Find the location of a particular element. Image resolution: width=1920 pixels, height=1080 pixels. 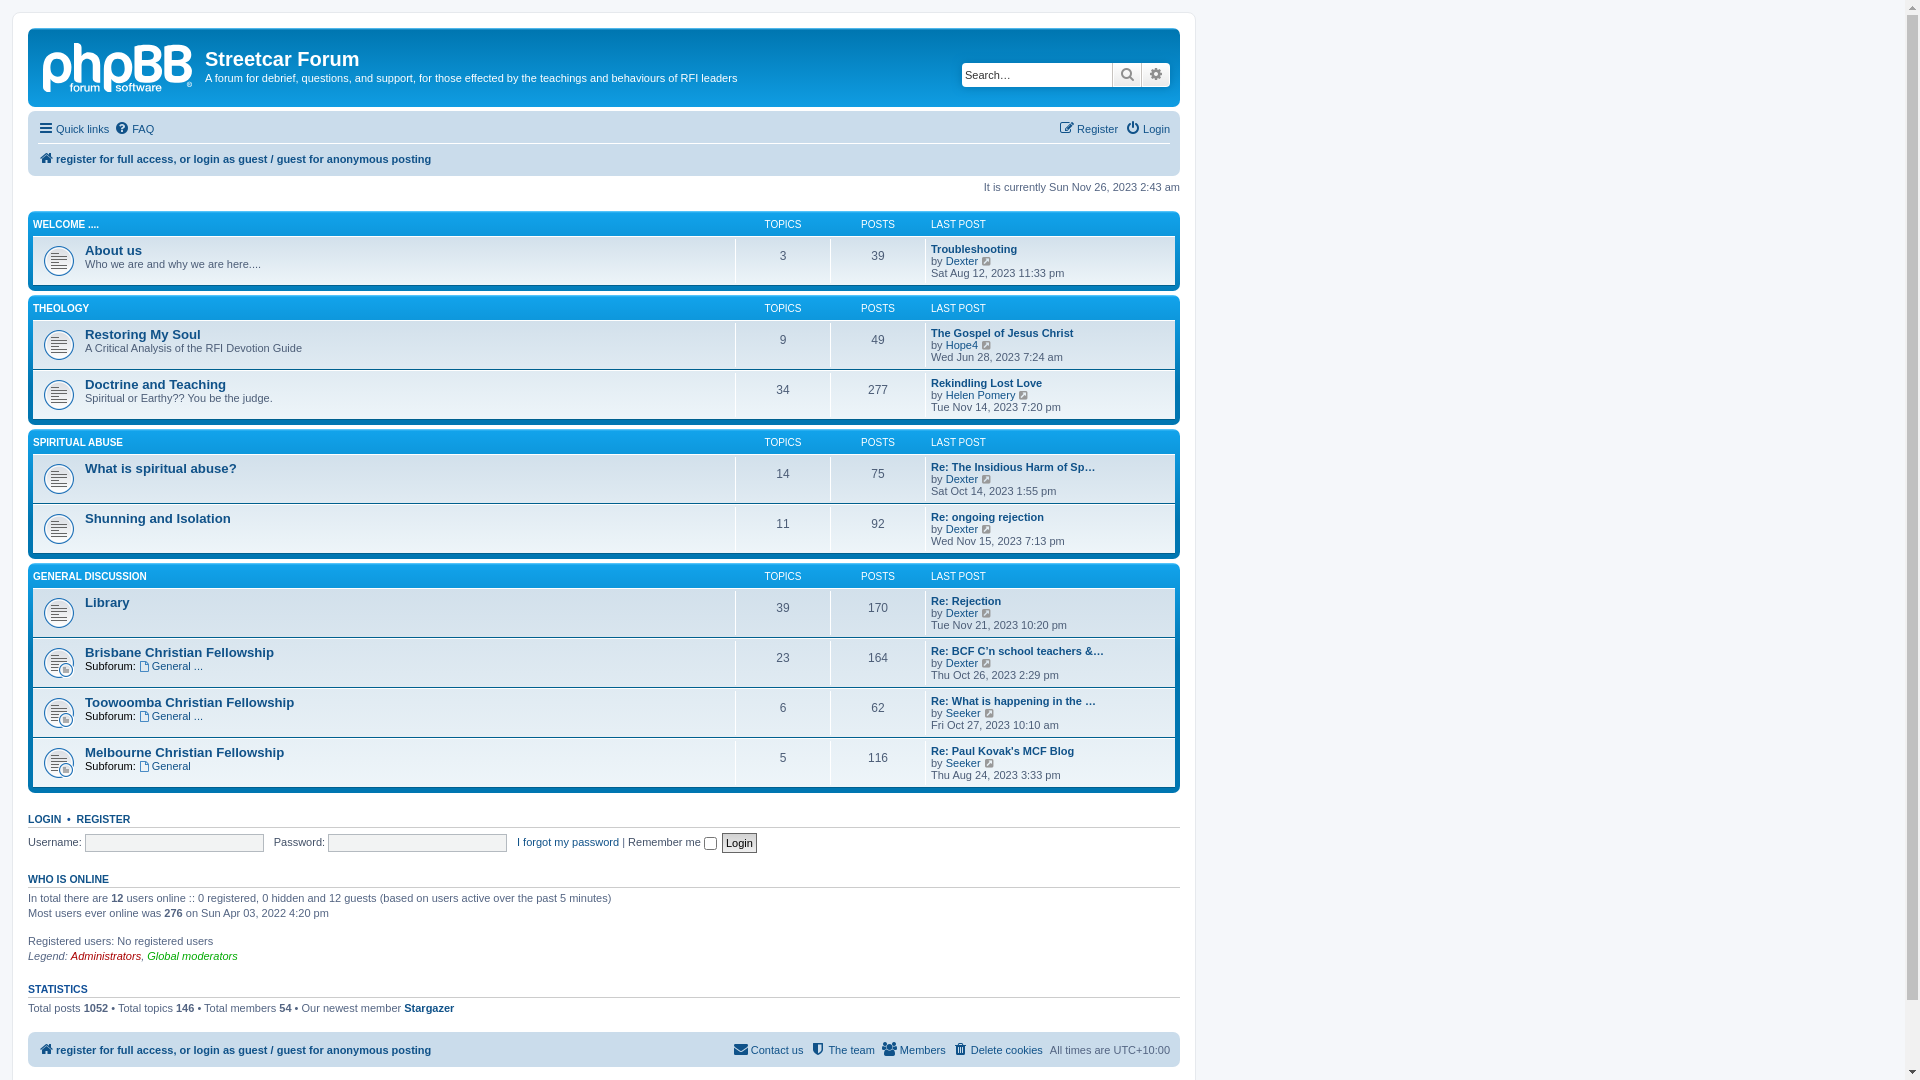

'Global moderators' is located at coordinates (146, 955).